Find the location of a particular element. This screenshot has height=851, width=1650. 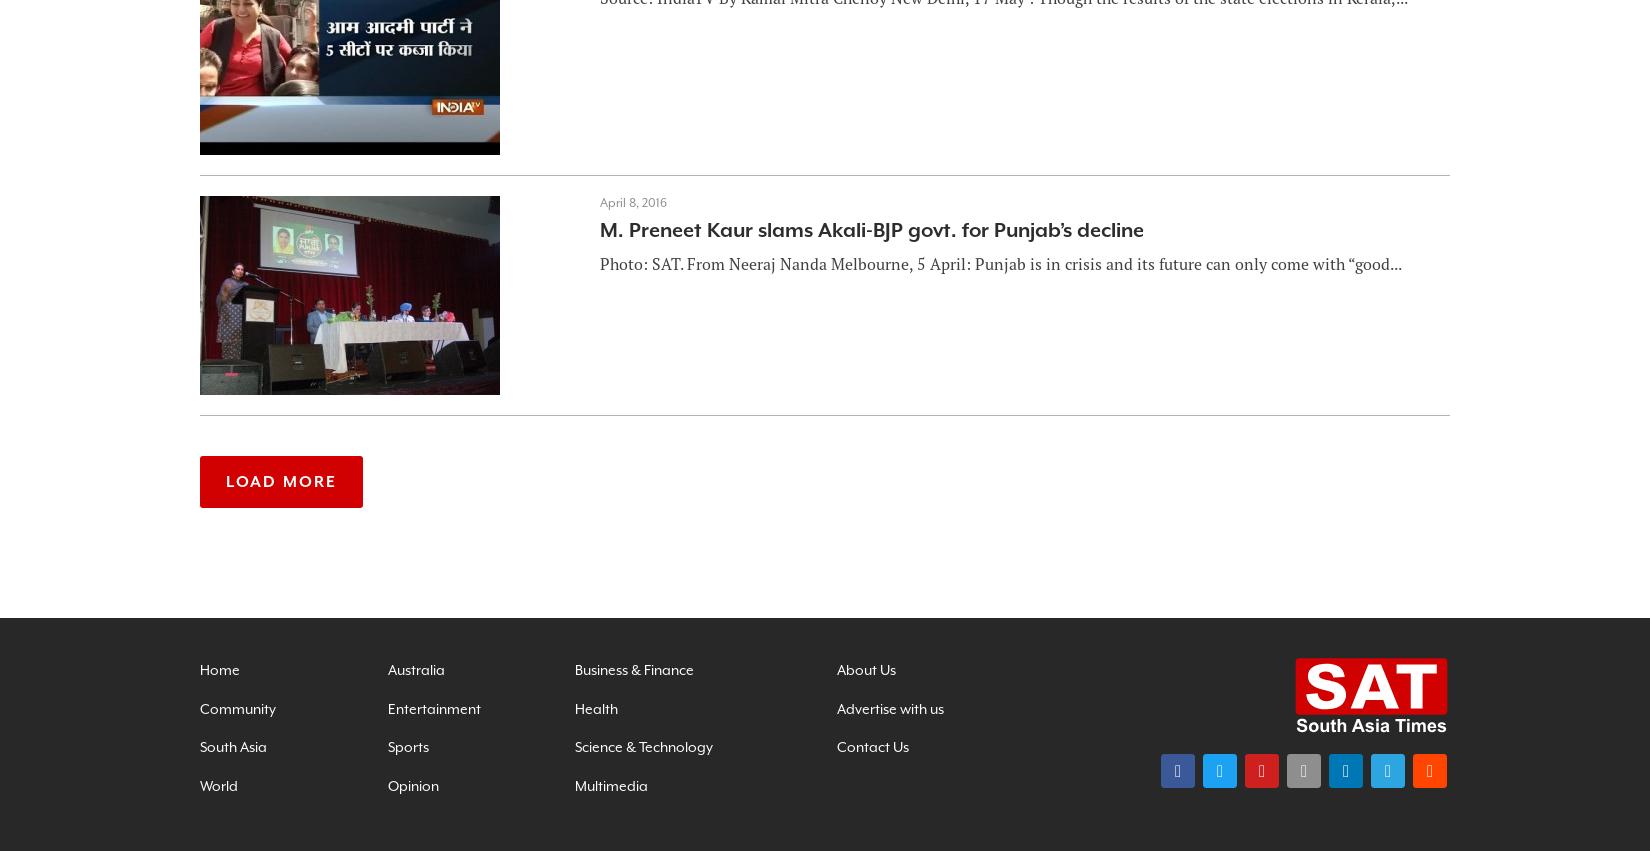

'Advertise with us' is located at coordinates (889, 707).